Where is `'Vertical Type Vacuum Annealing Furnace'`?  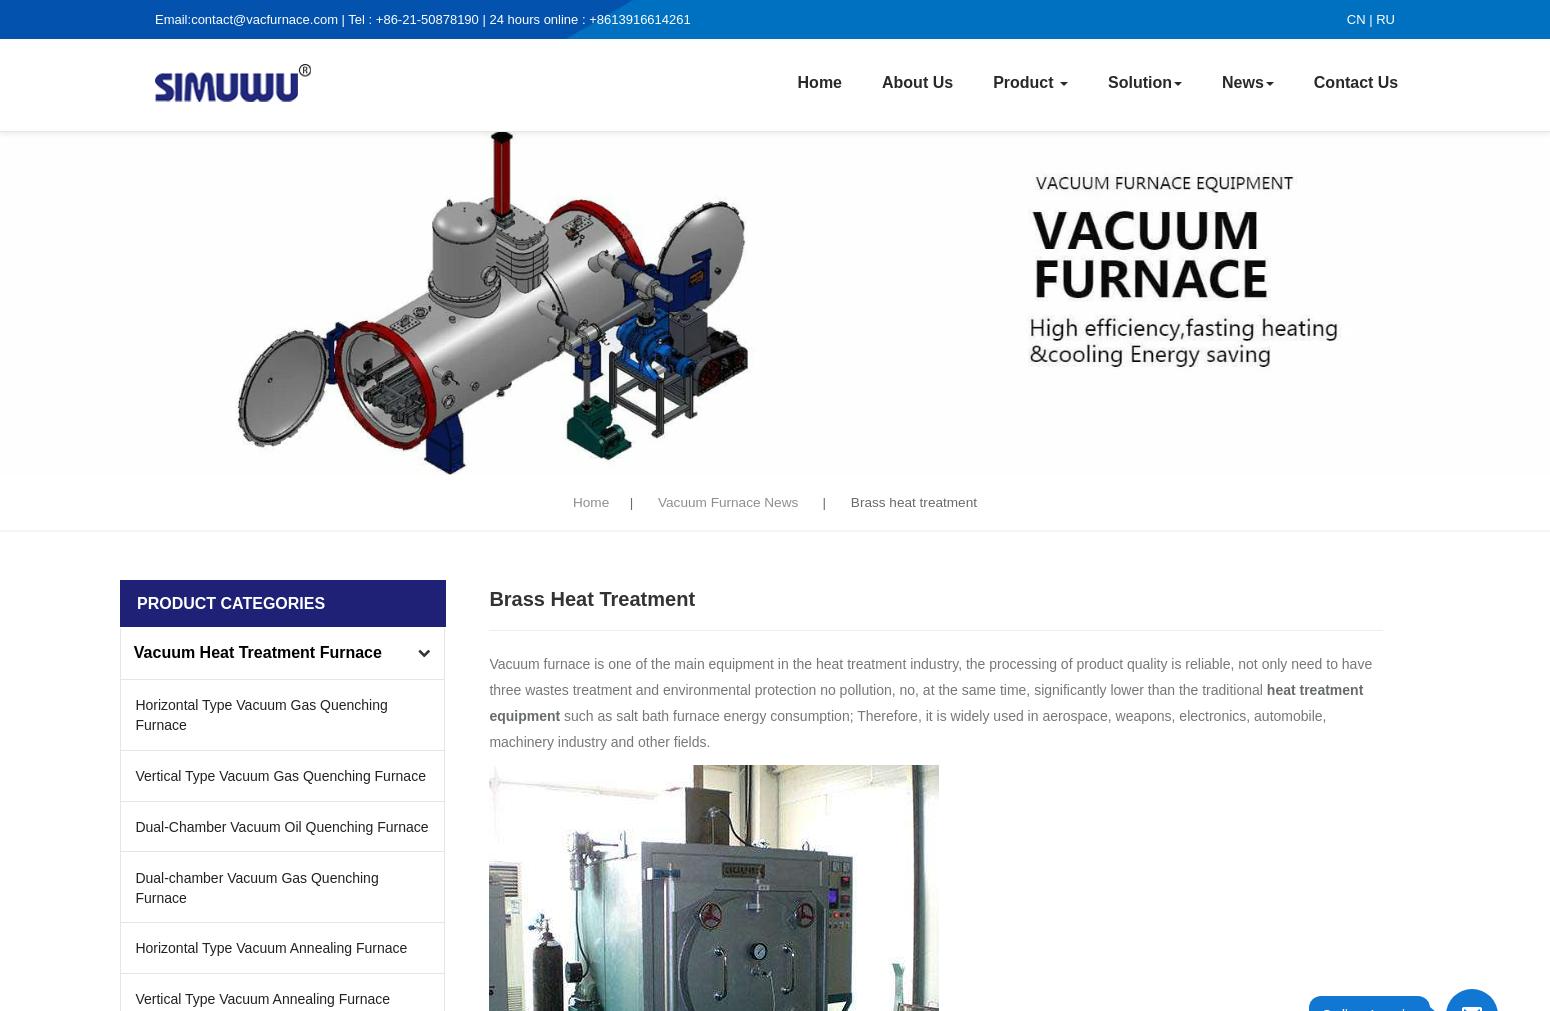
'Vertical Type Vacuum Annealing Furnace' is located at coordinates (135, 998).